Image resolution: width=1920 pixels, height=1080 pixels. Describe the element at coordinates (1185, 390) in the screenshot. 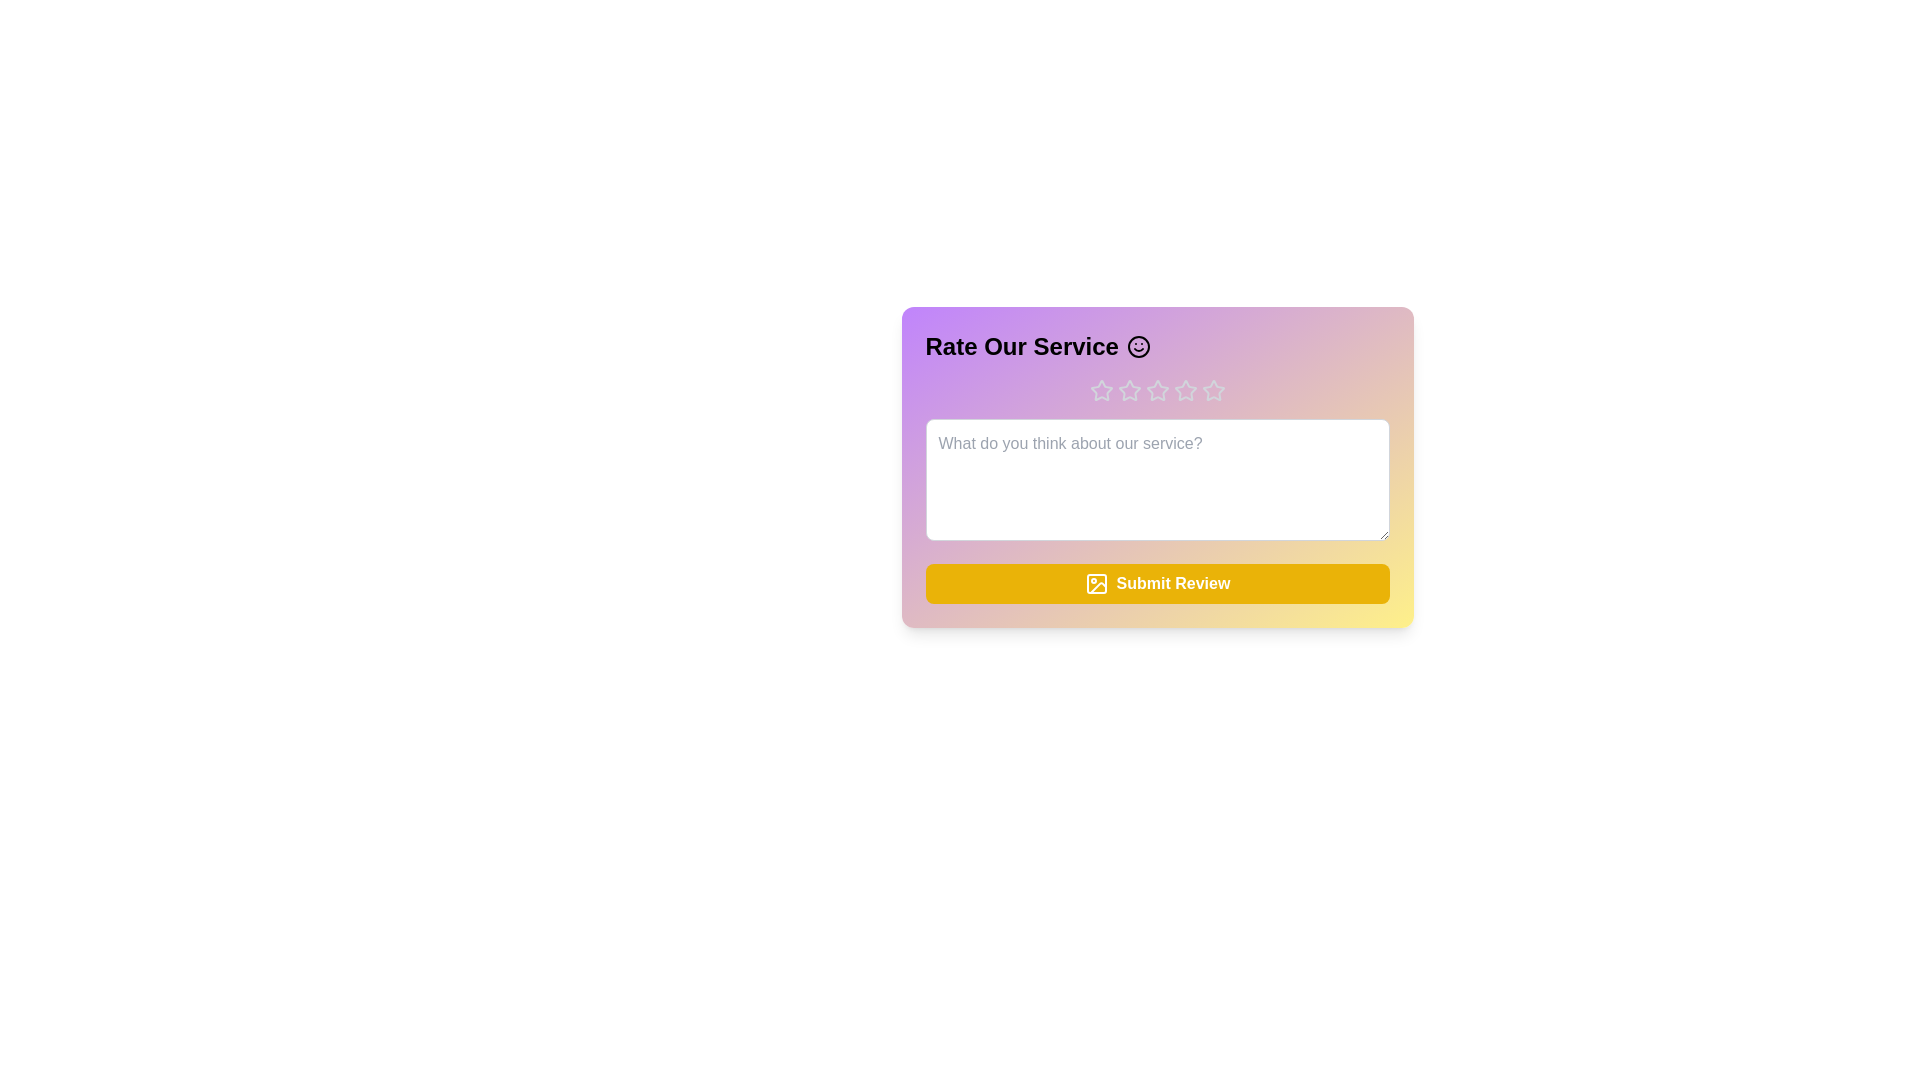

I see `the star corresponding to the desired rating value 4` at that location.